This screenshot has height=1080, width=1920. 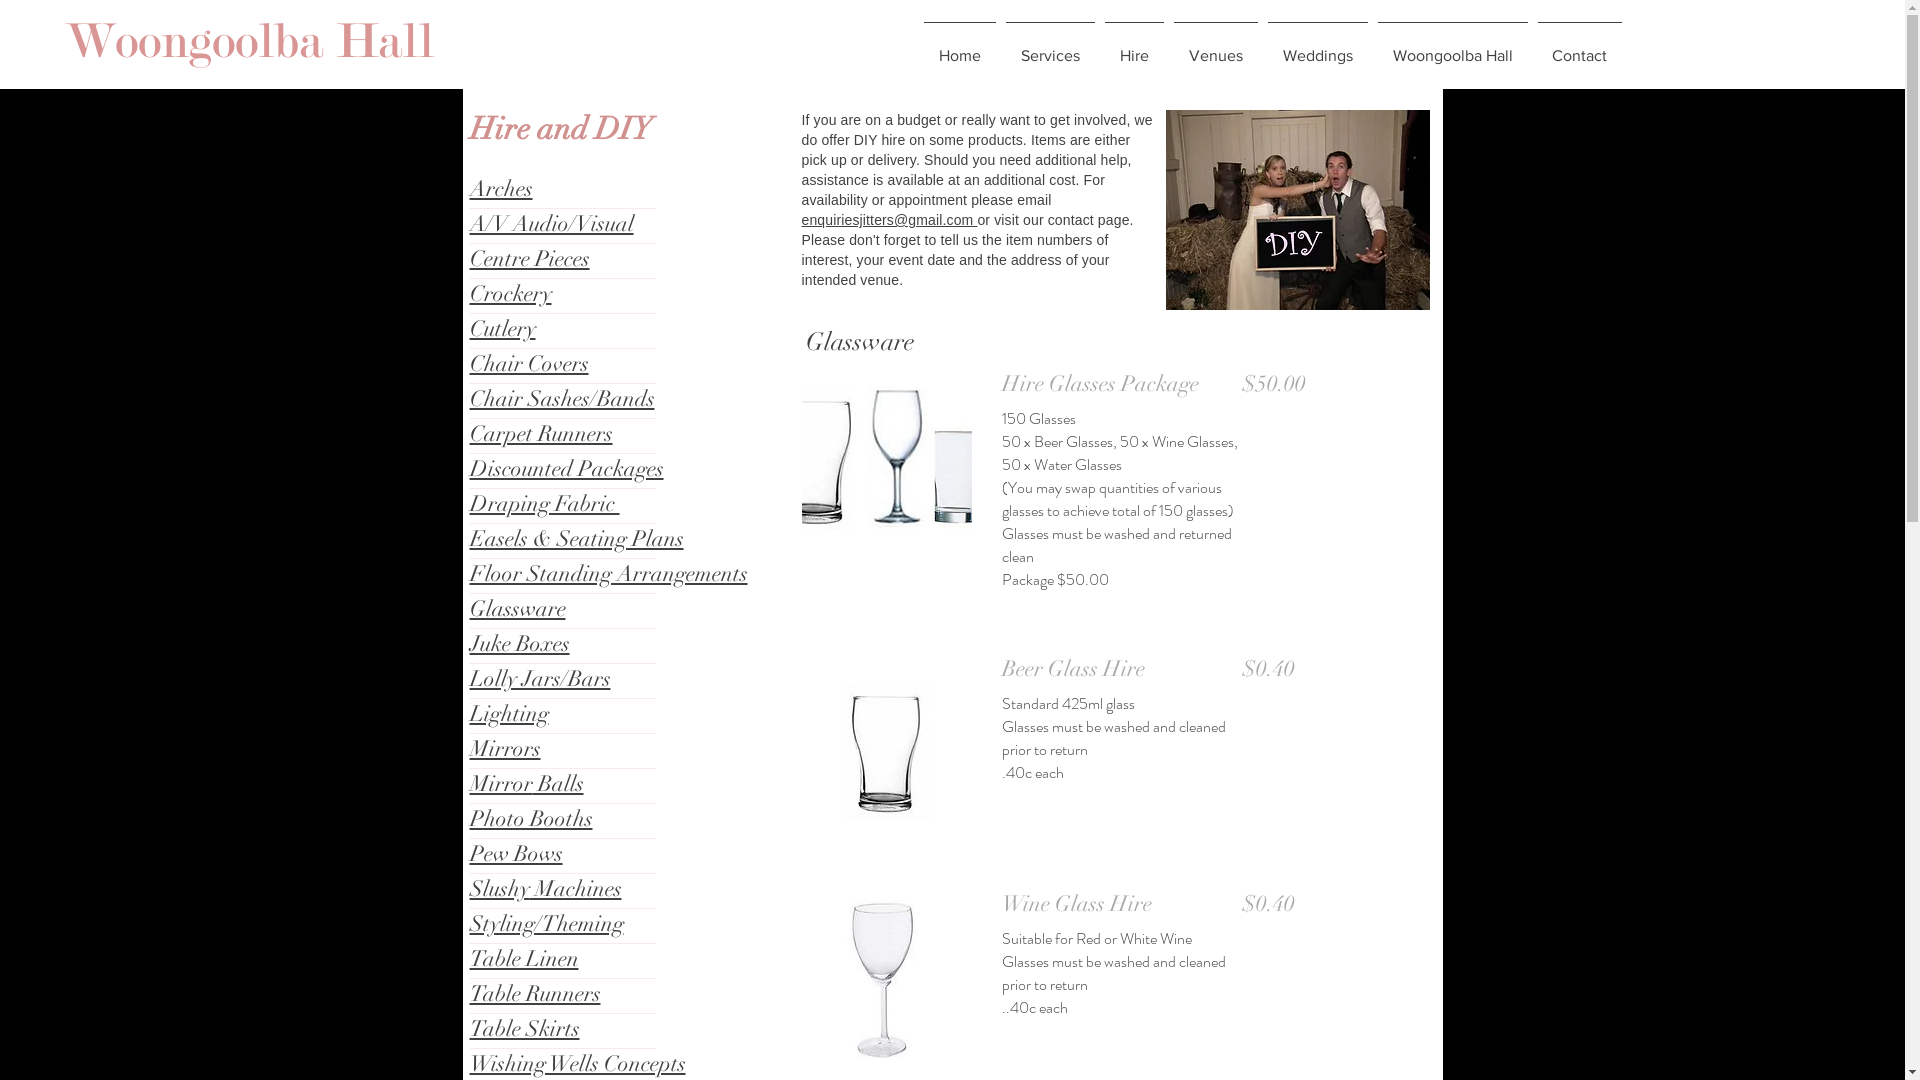 What do you see at coordinates (545, 502) in the screenshot?
I see `'Draping Fabric '` at bounding box center [545, 502].